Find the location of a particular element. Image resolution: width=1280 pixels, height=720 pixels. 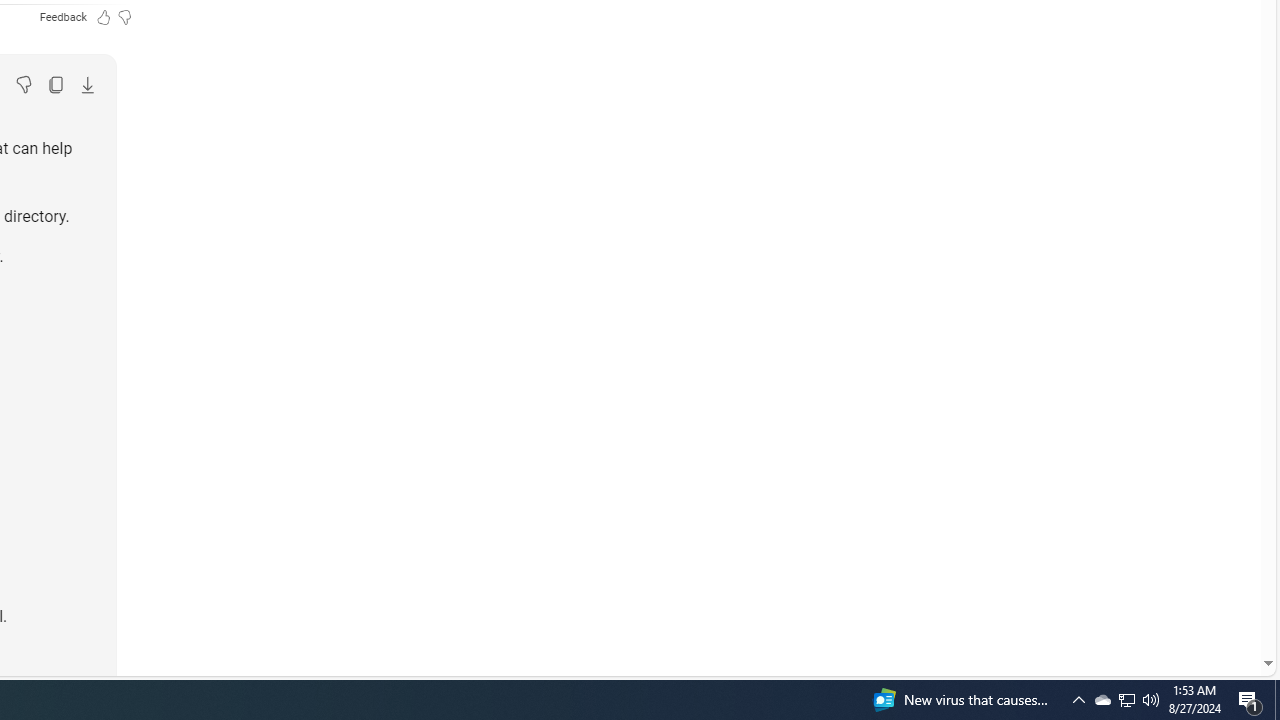

'Export' is located at coordinates (86, 83).